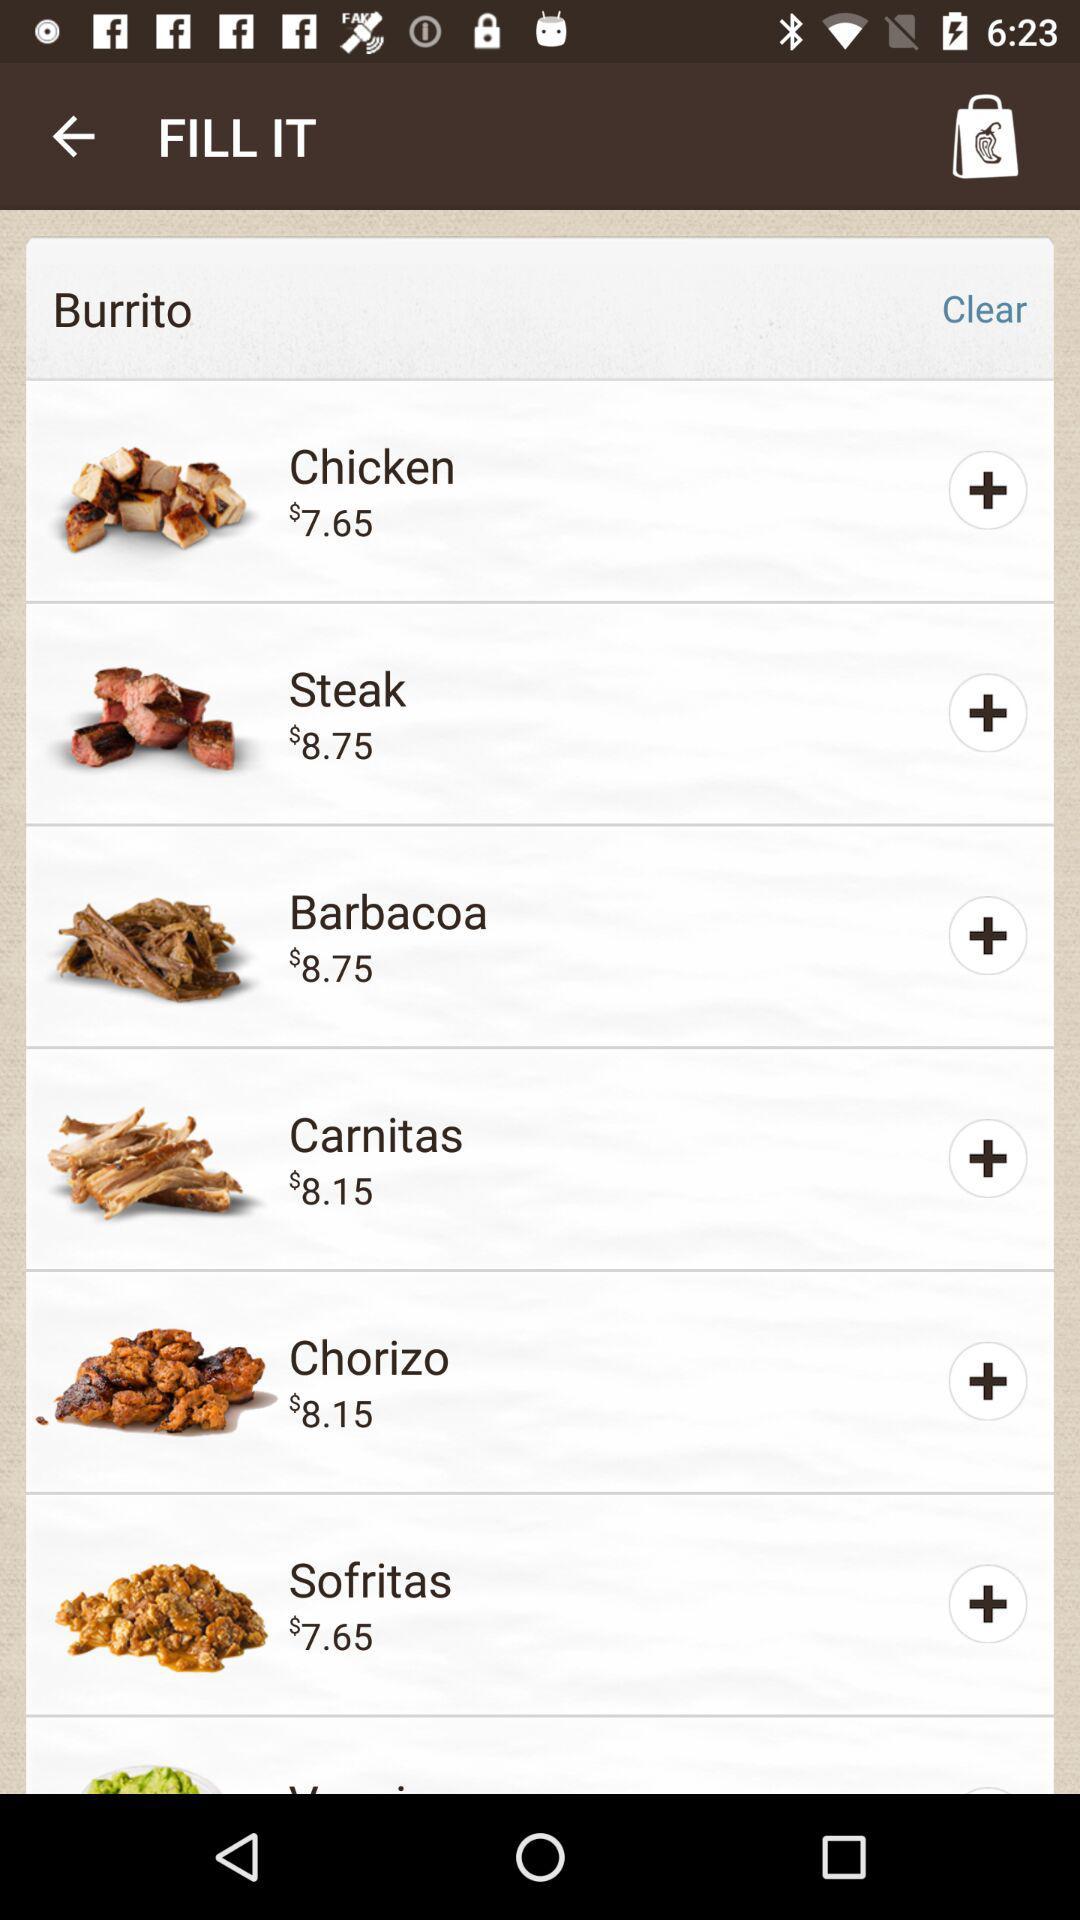  I want to click on the plus option which is beside chicken, so click(987, 490).